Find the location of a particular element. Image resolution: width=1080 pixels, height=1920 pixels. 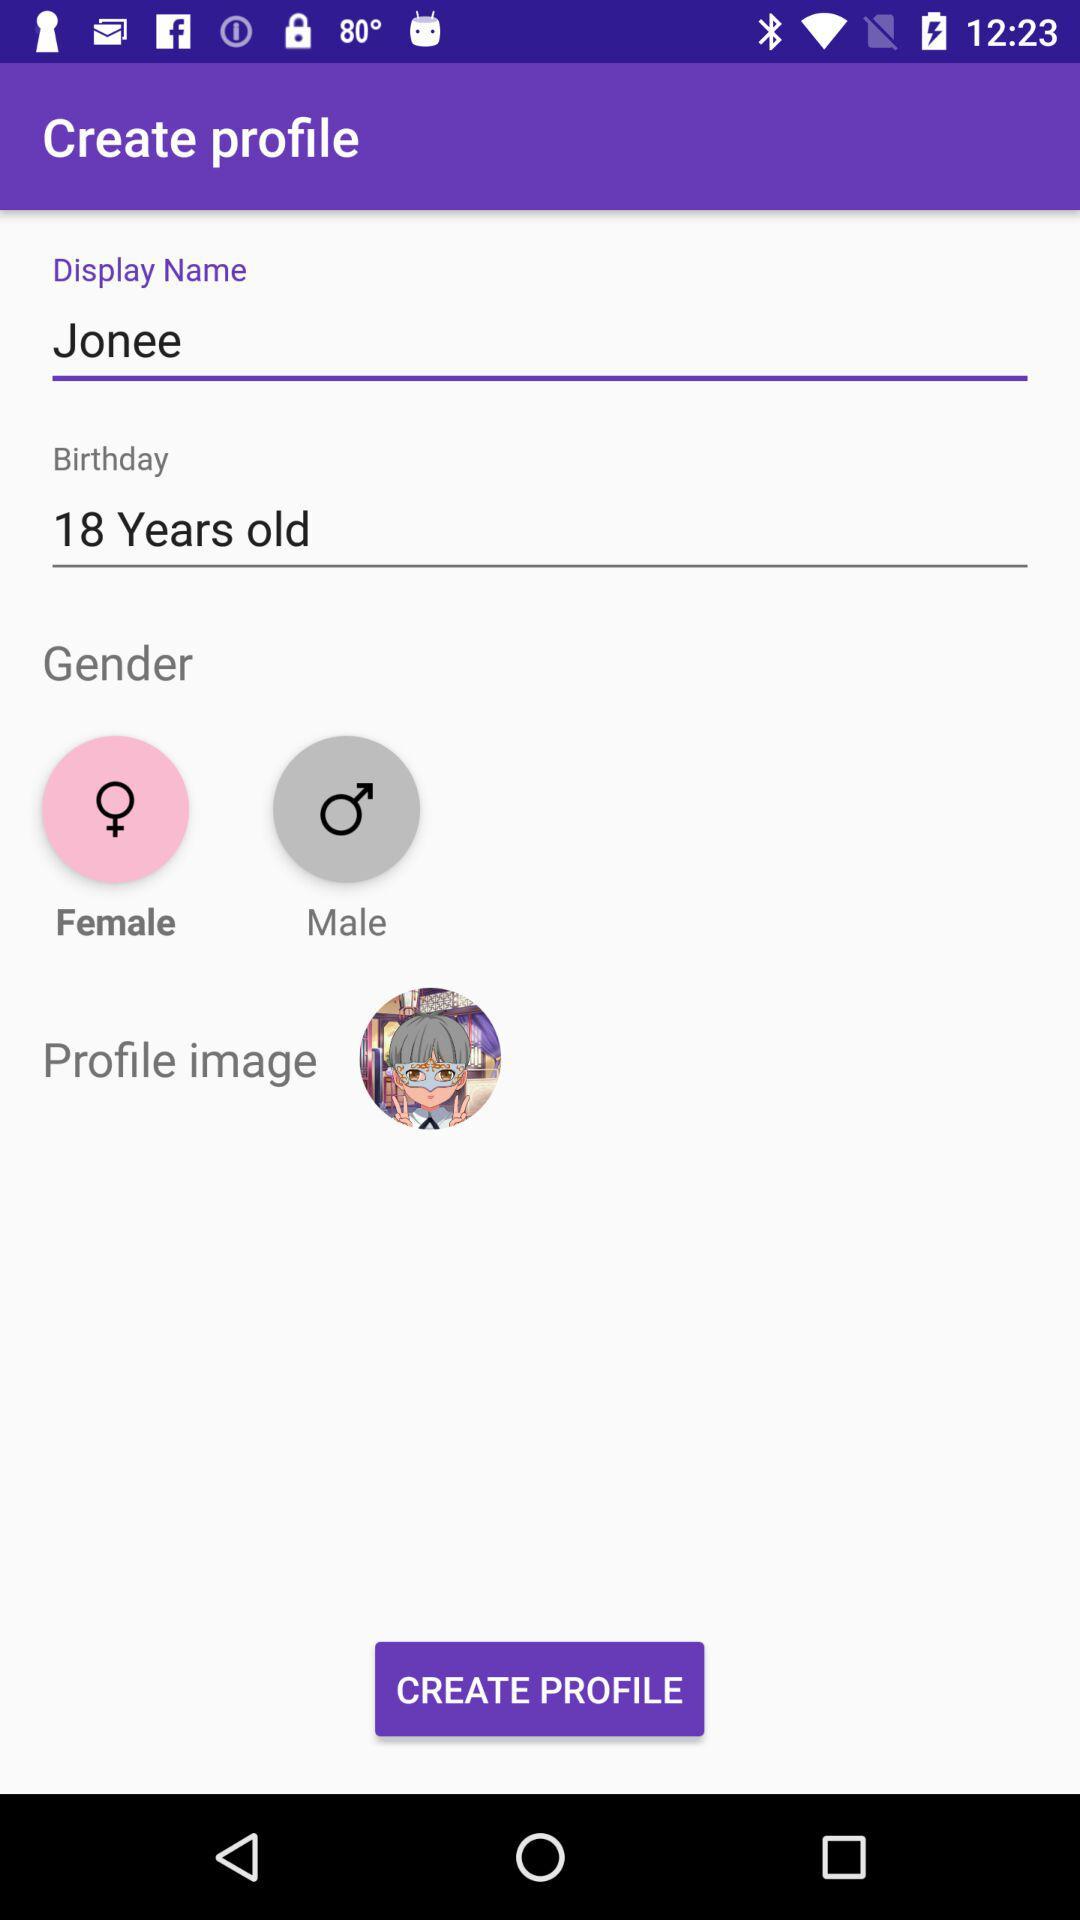

the location icon is located at coordinates (115, 809).